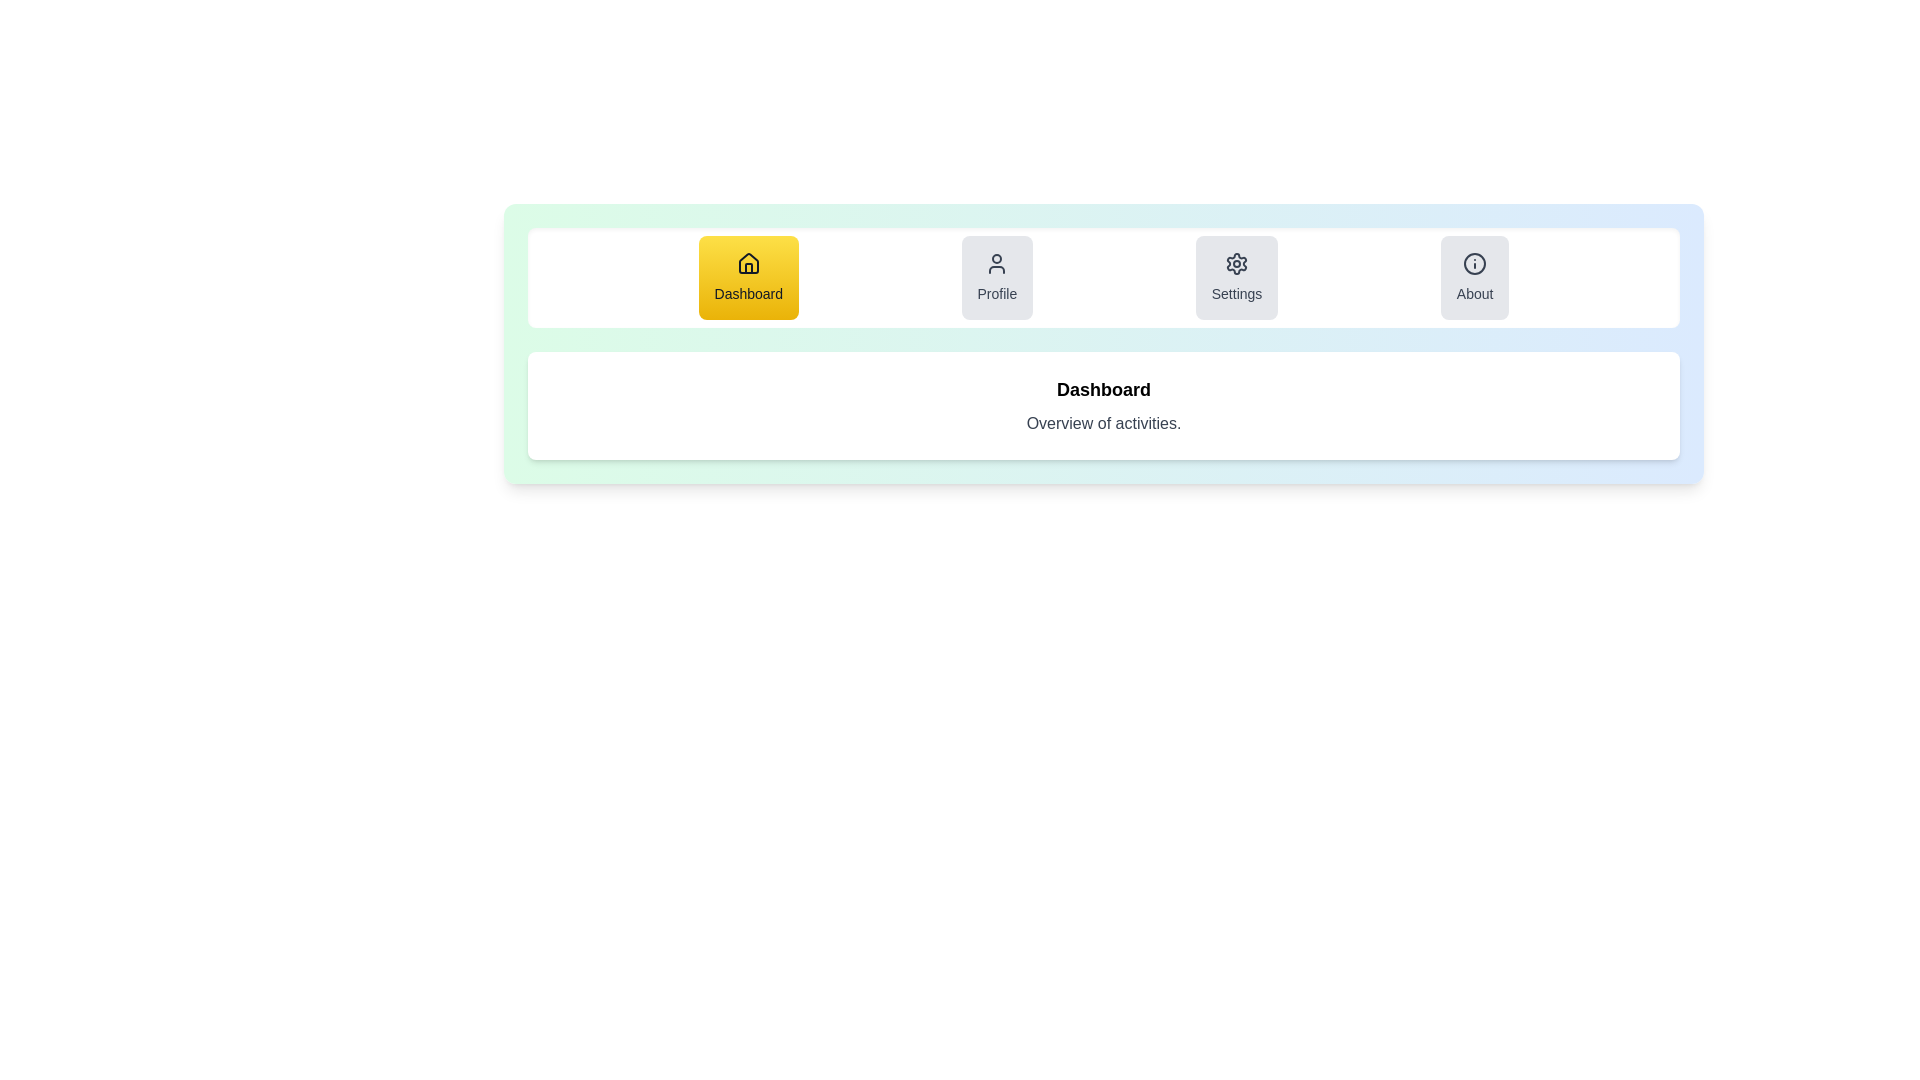 This screenshot has height=1080, width=1920. Describe the element at coordinates (997, 277) in the screenshot. I see `the Profile tab by clicking on its button` at that location.